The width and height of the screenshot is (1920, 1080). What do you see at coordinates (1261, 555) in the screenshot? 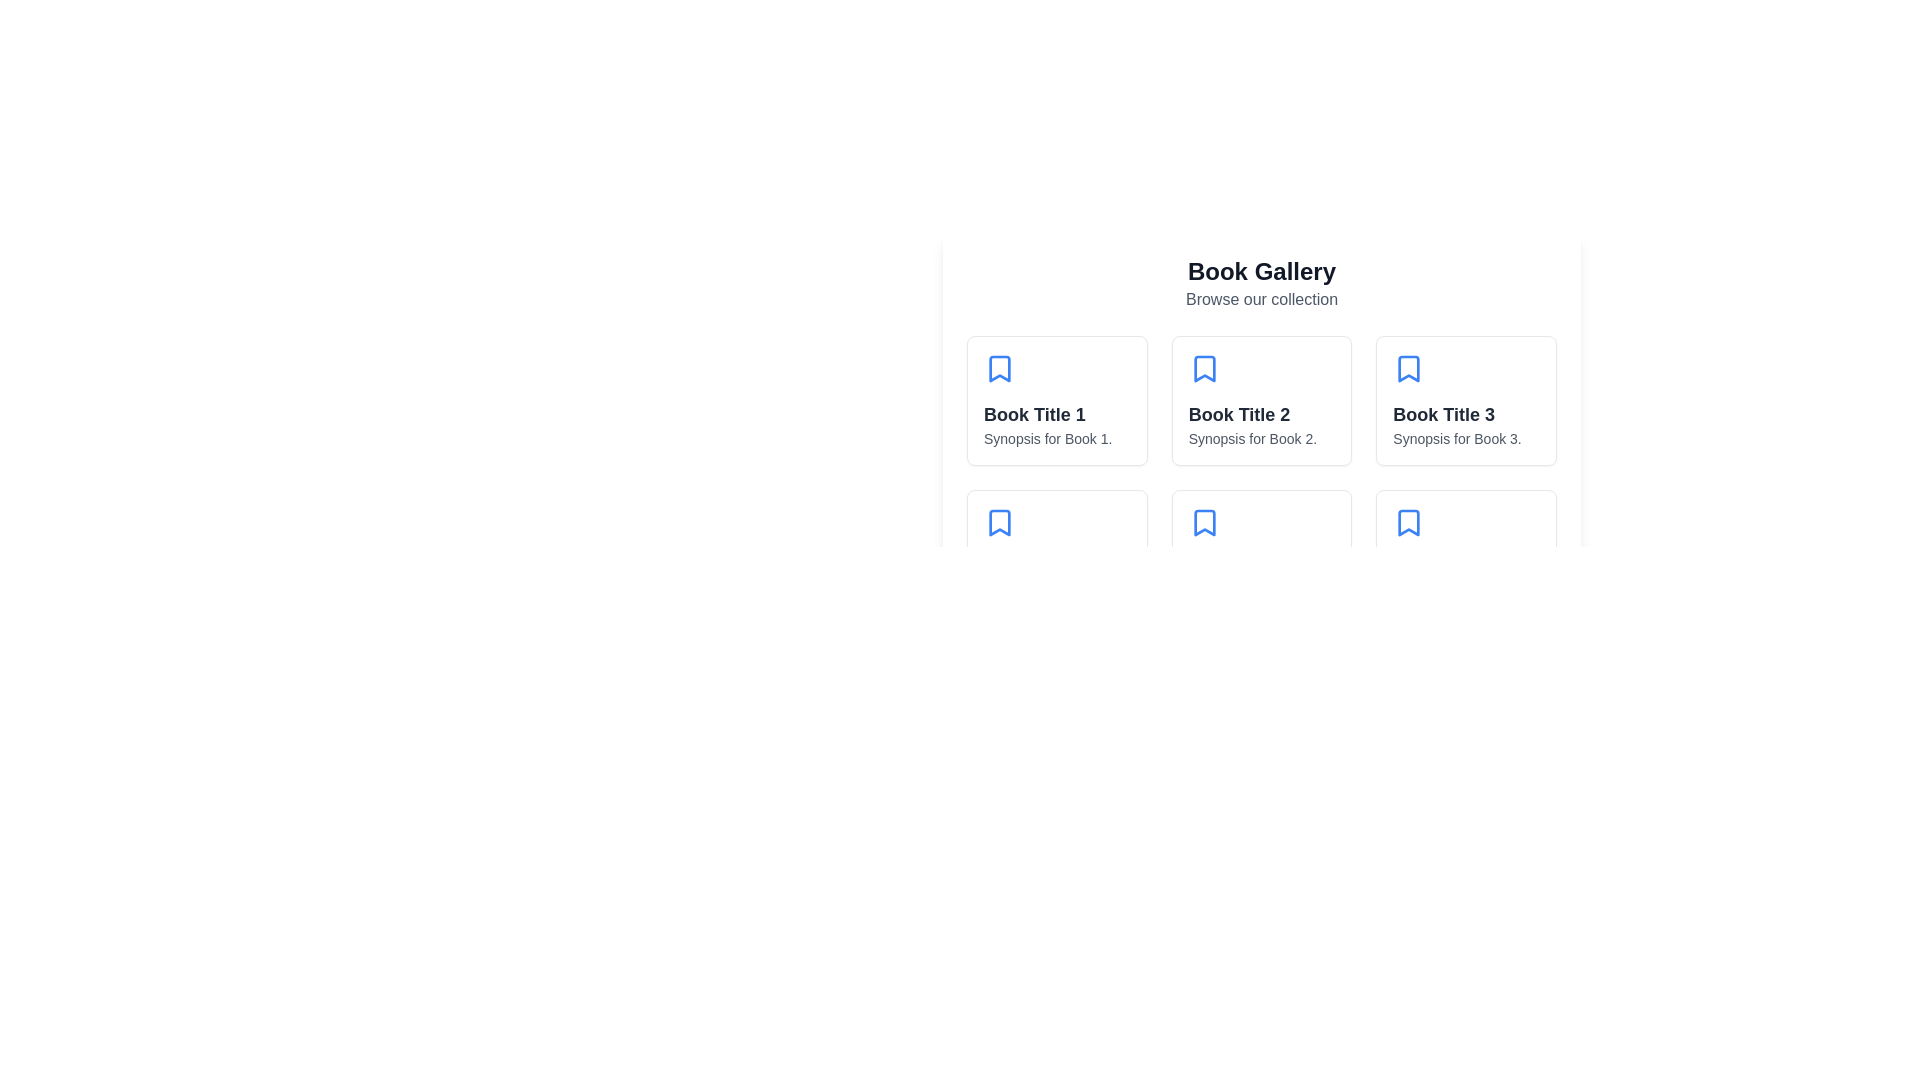
I see `book title and synopsis from the book card located in the second row and second column of the grid layout, positioned below 'Book Title 2' and next to 'Book Title 4' and 'Book Title 6'` at bounding box center [1261, 555].